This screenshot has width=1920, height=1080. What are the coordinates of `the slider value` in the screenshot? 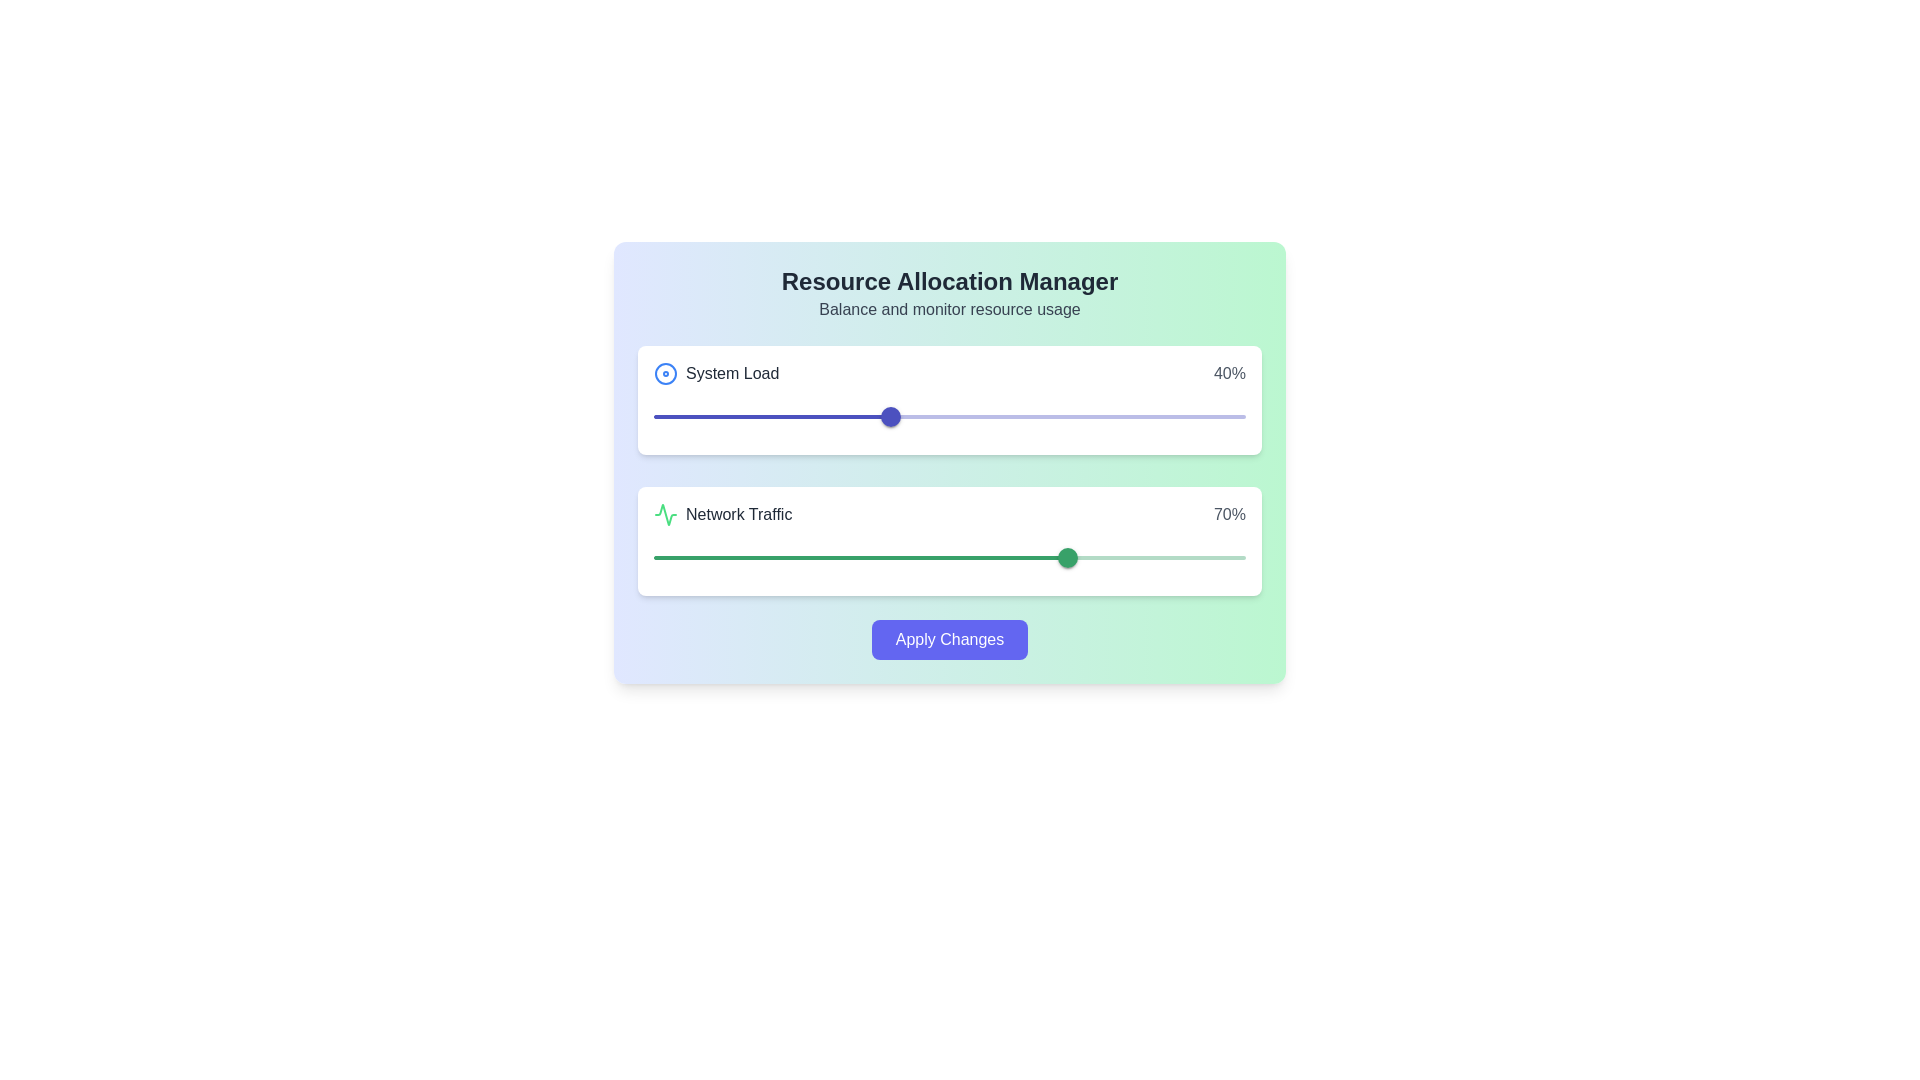 It's located at (1145, 558).